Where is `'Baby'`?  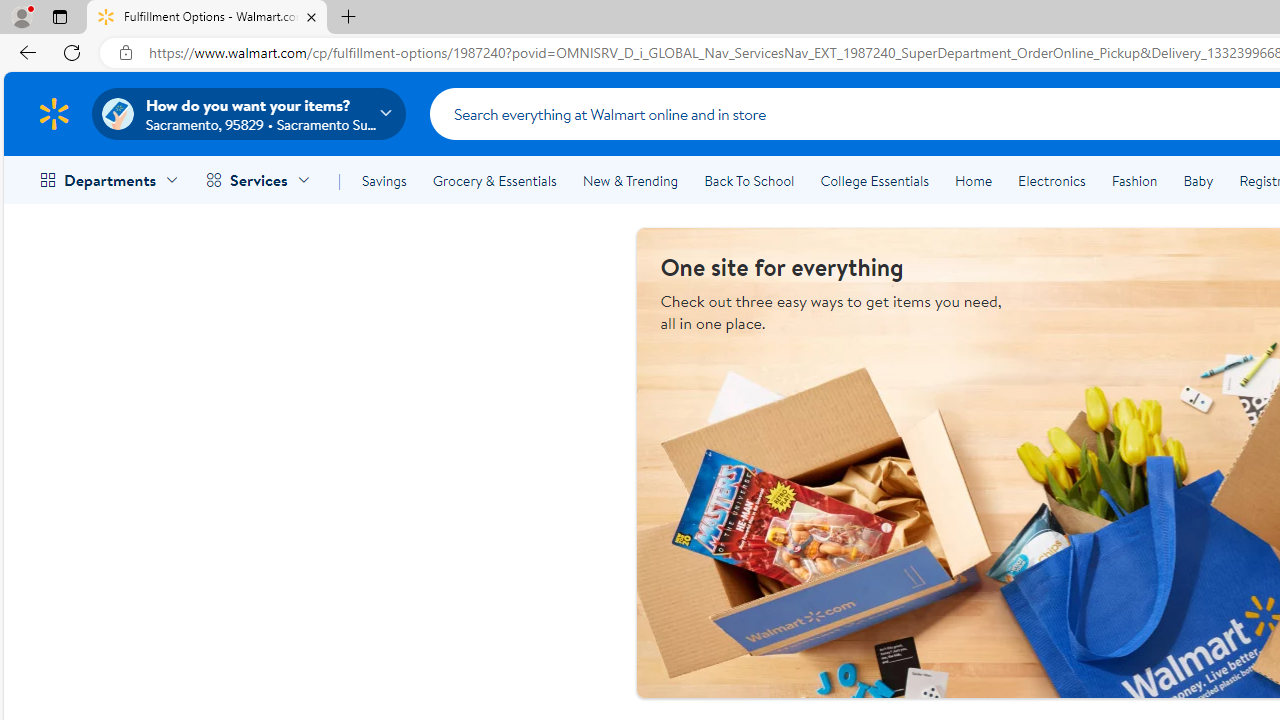
'Baby' is located at coordinates (1198, 181).